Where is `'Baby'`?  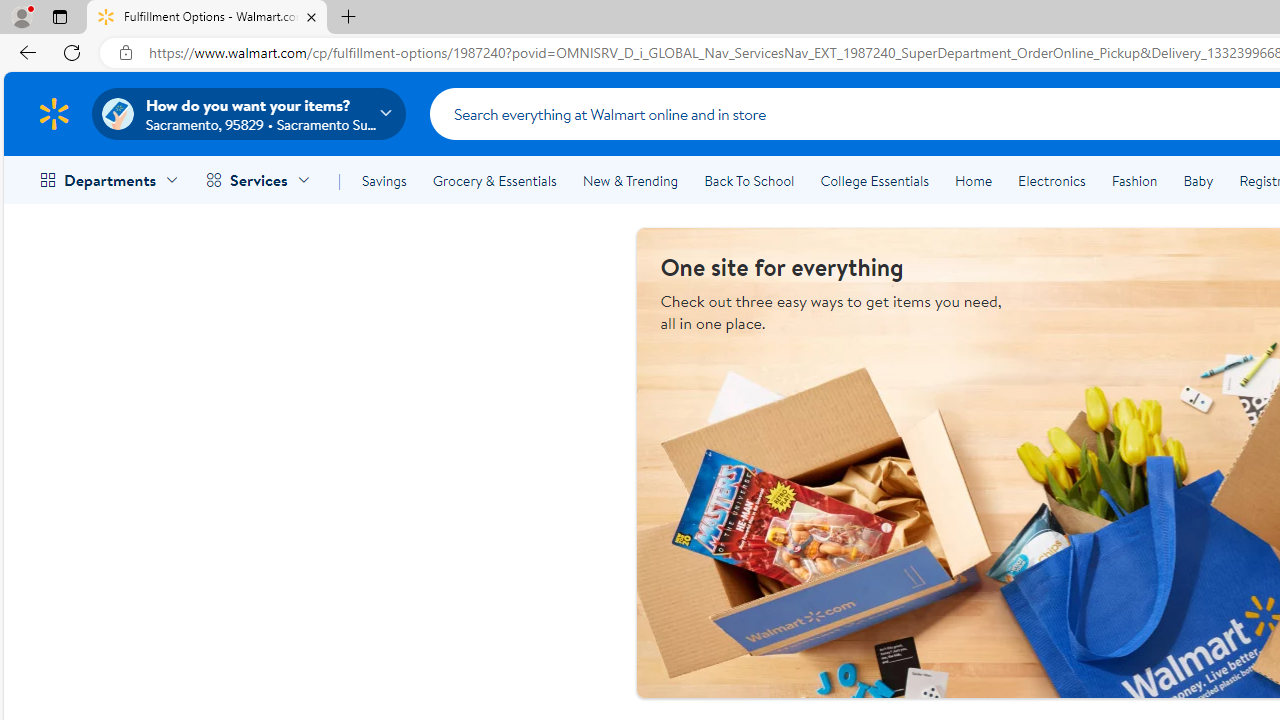
'Baby' is located at coordinates (1198, 181).